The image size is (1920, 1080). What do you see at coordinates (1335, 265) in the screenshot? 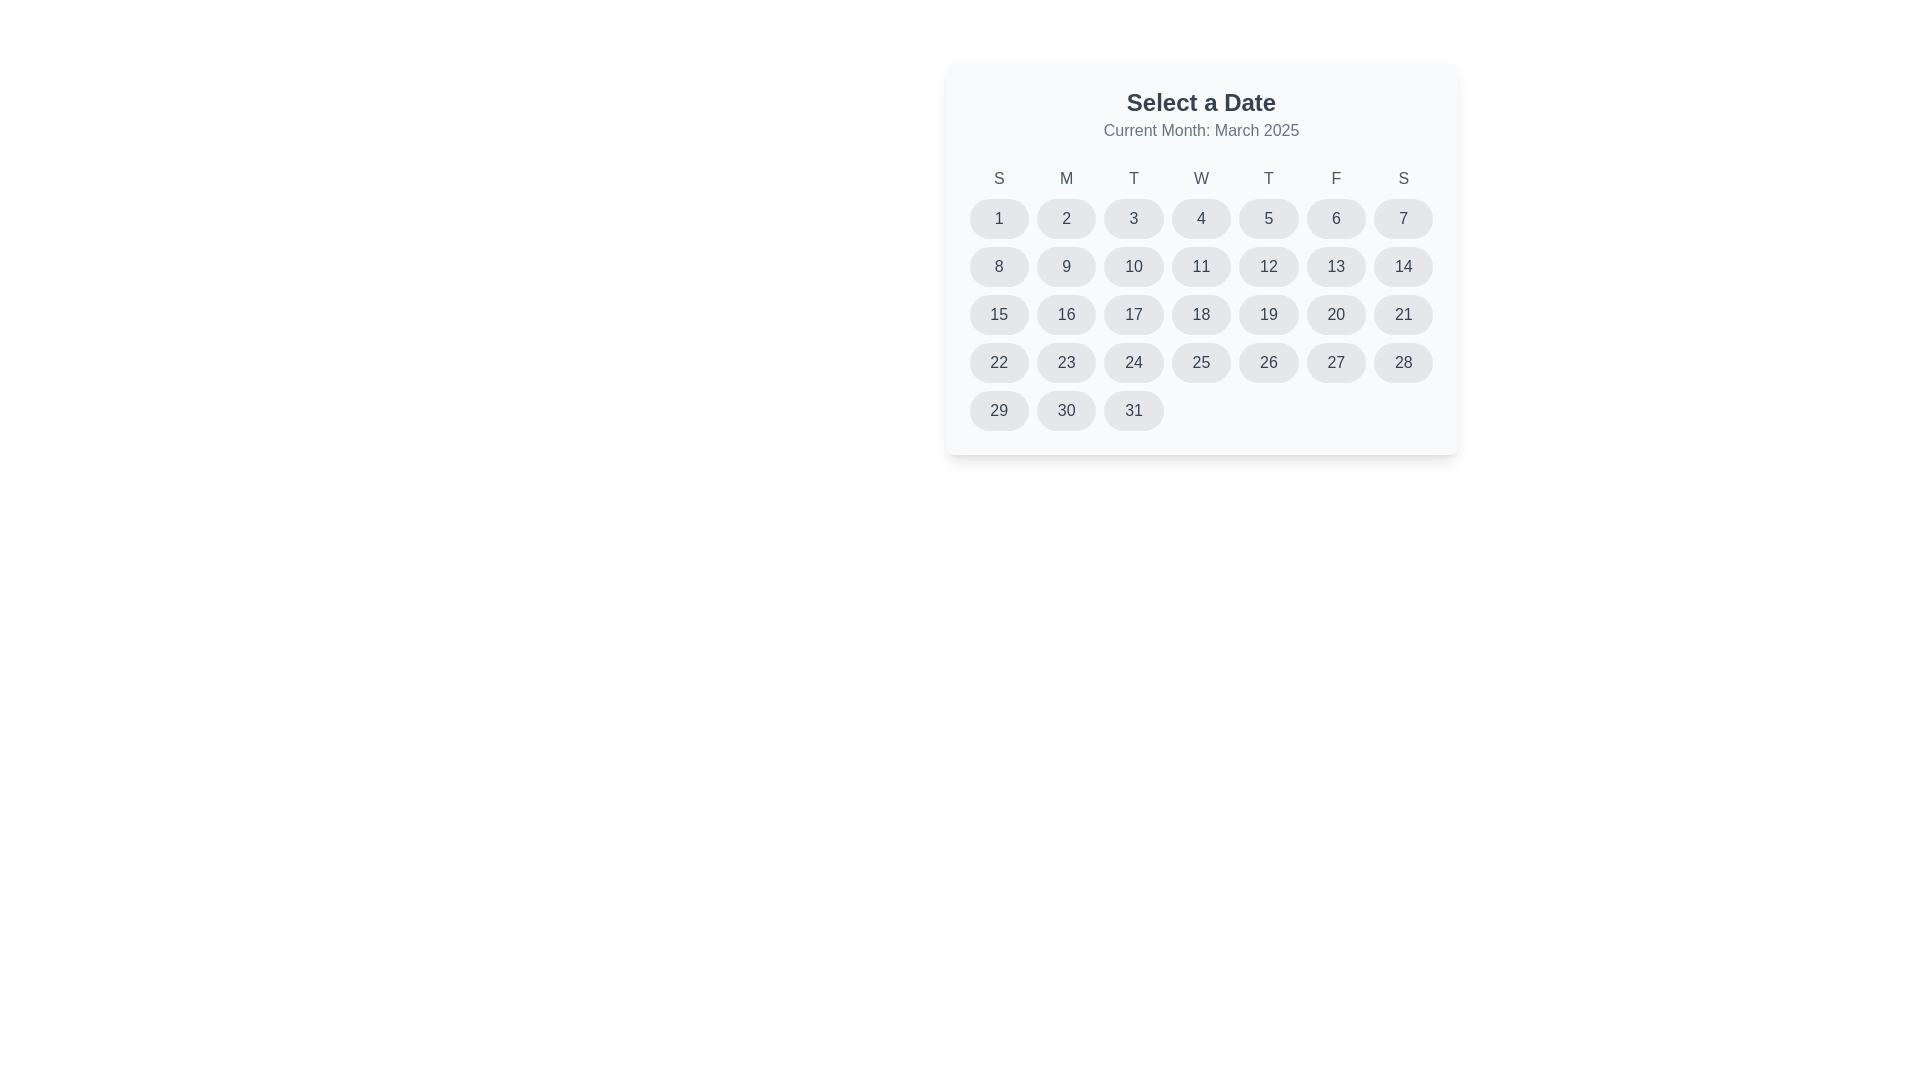
I see `the interactive button located in the third row, sixth column of the grid under the 'F' column header` at bounding box center [1335, 265].